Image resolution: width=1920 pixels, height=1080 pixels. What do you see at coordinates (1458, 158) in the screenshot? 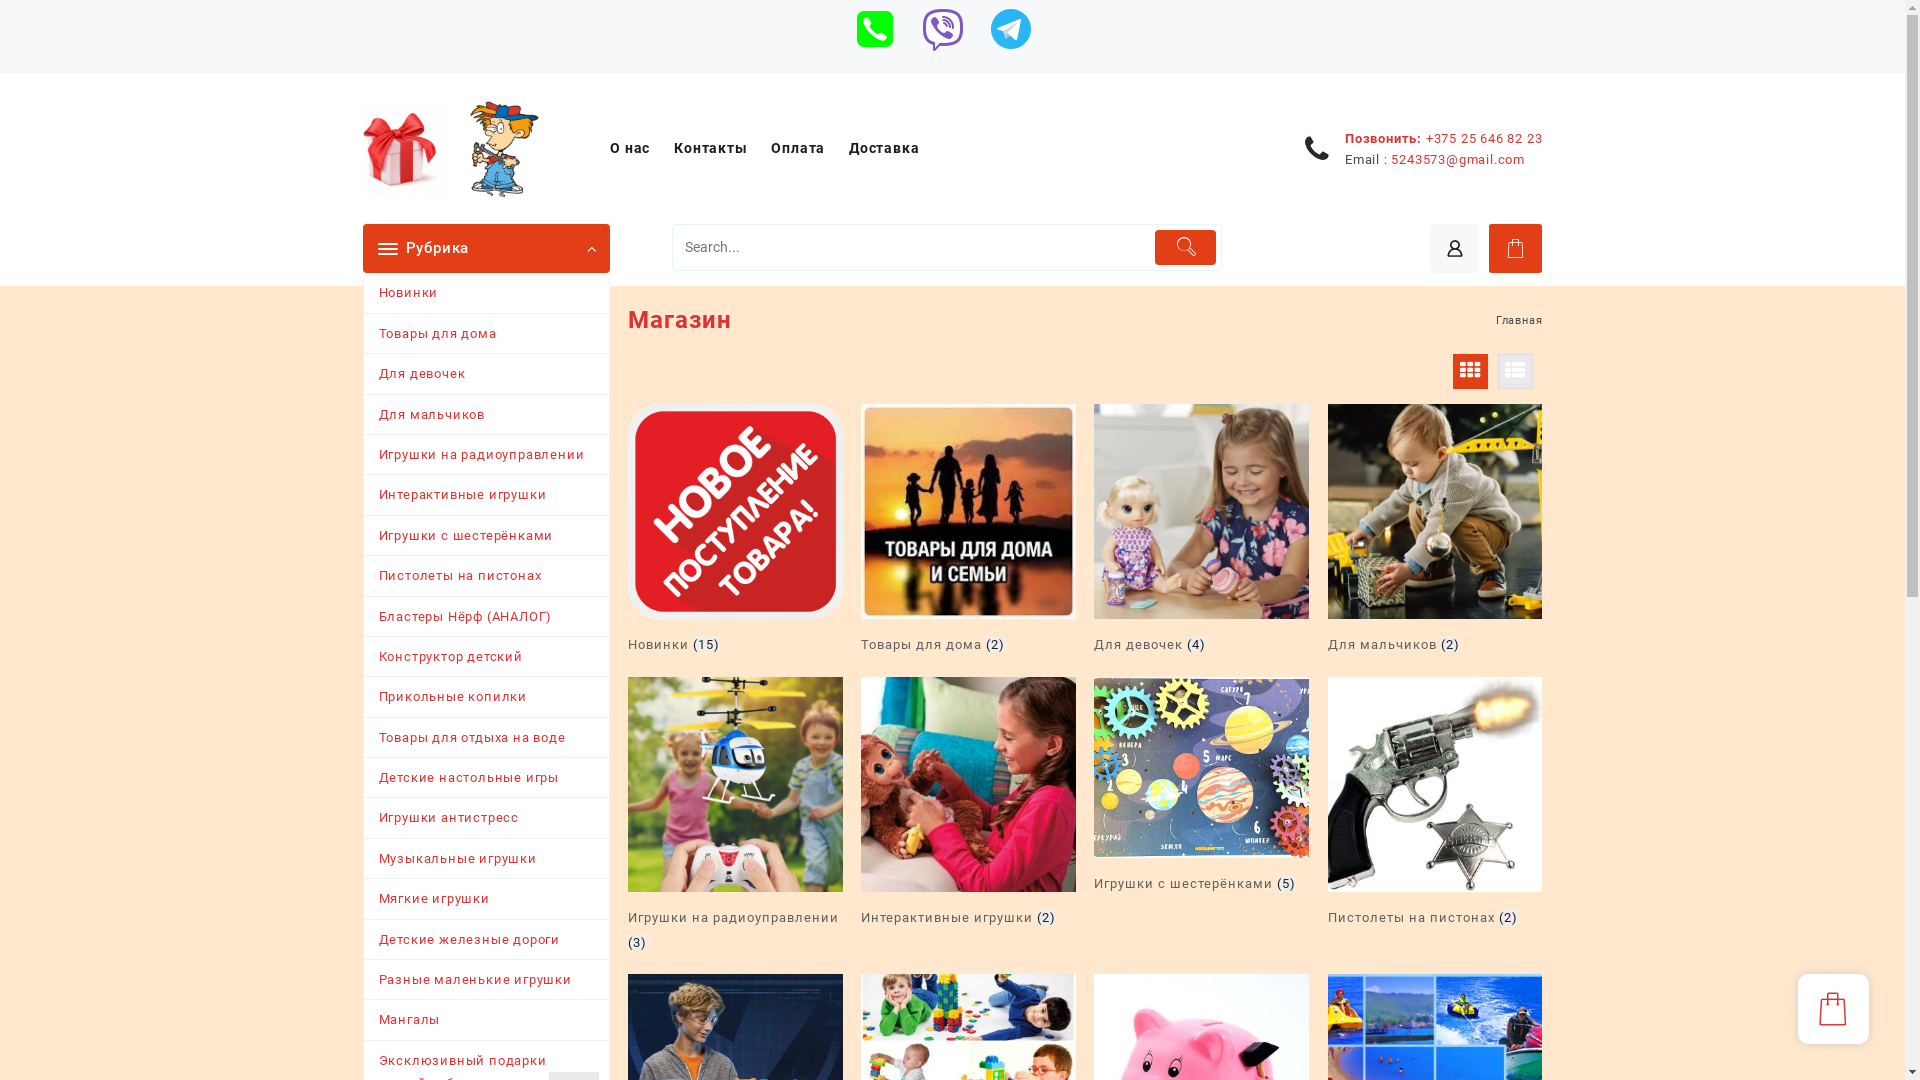
I see `'5243573@gmail.com'` at bounding box center [1458, 158].